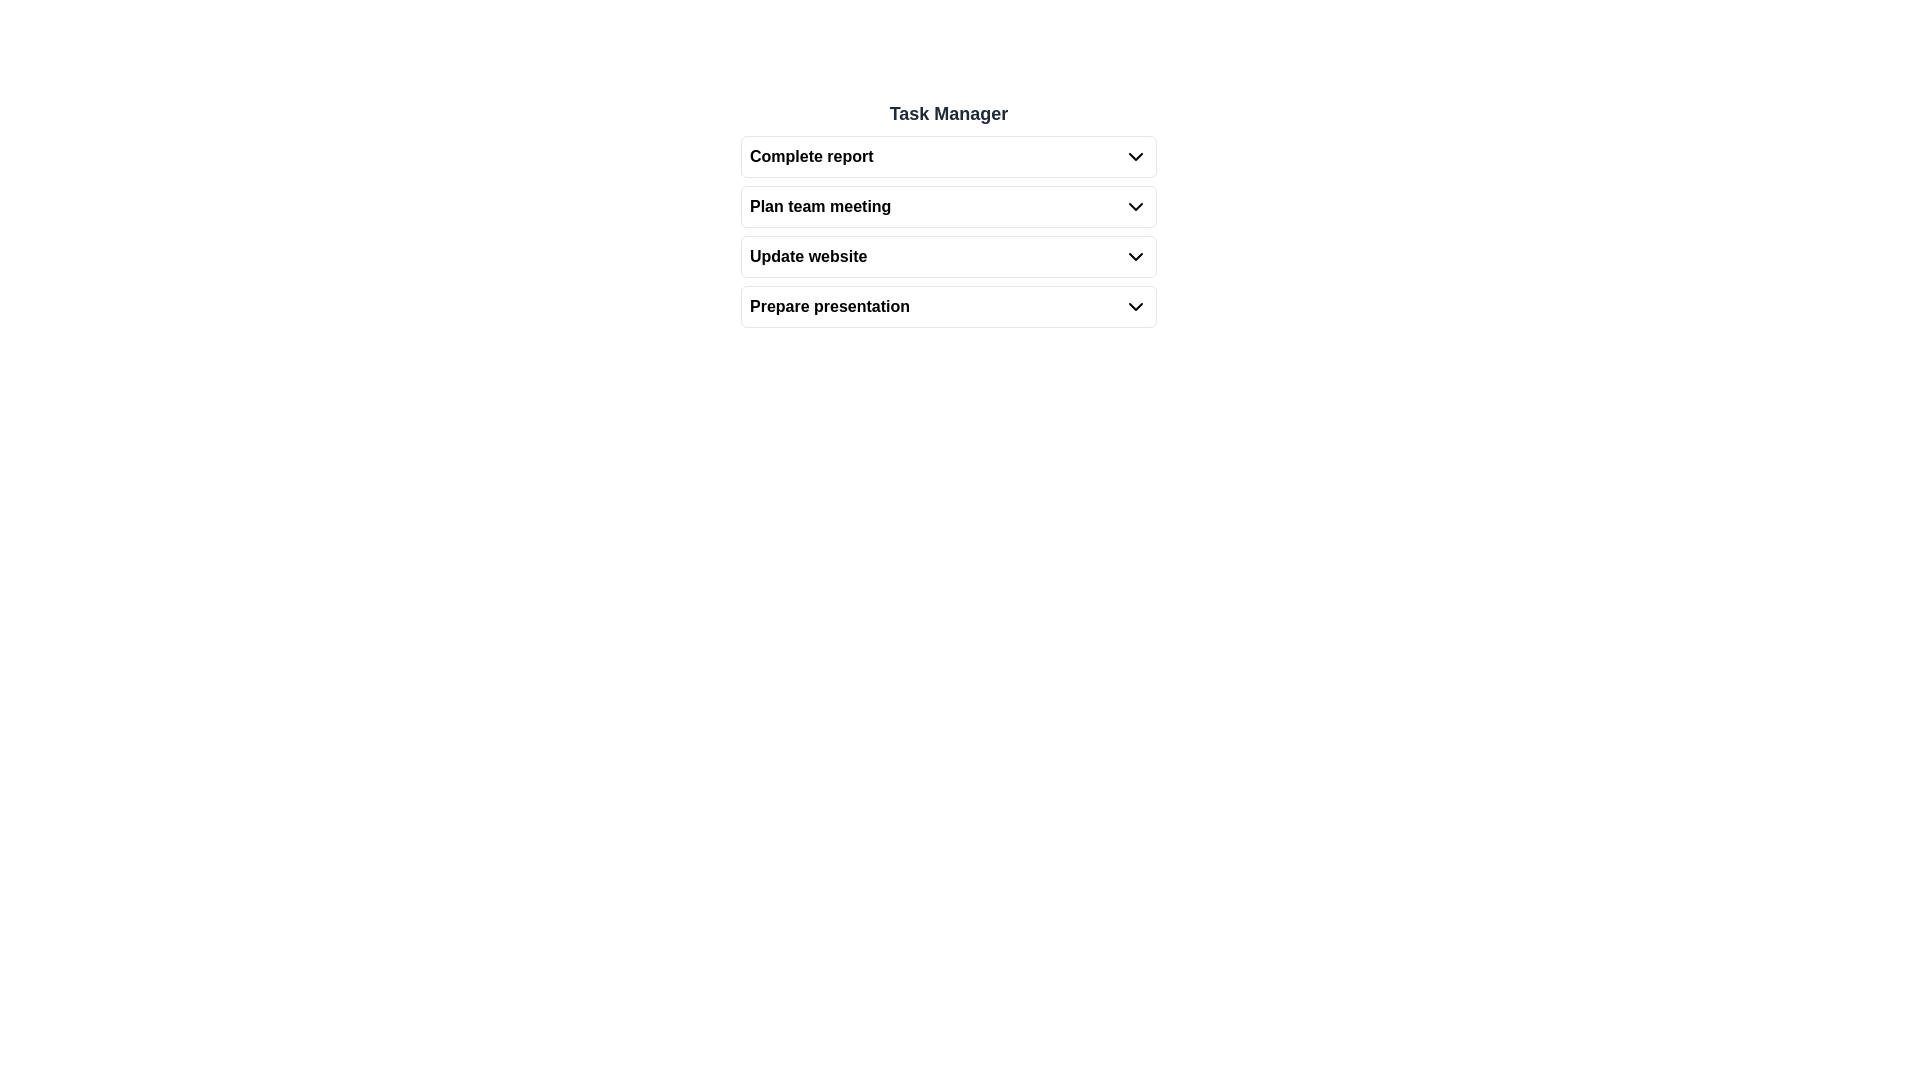 The height and width of the screenshot is (1080, 1920). What do you see at coordinates (948, 114) in the screenshot?
I see `the 'Task Manager' text label, which is styled in bold gray and serves as the header for the list` at bounding box center [948, 114].